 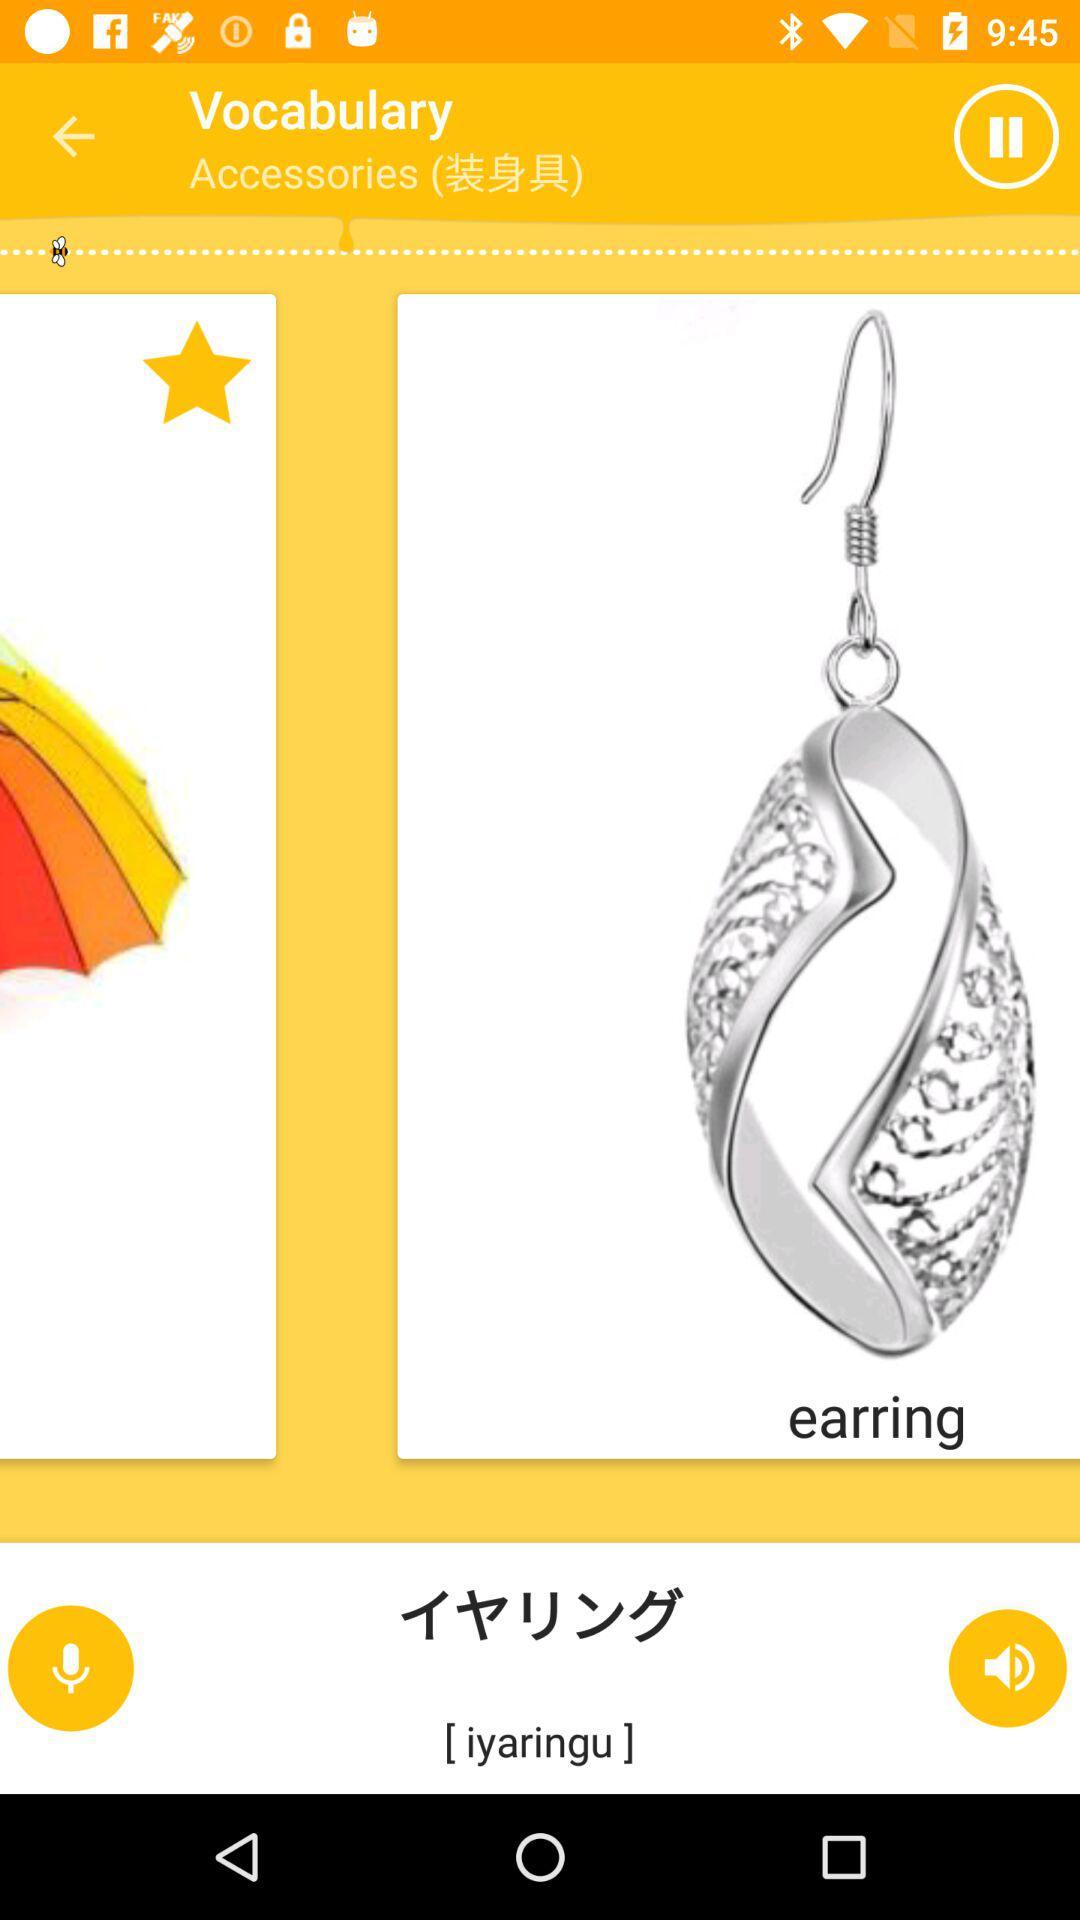 What do you see at coordinates (1009, 1668) in the screenshot?
I see `the volume icon` at bounding box center [1009, 1668].